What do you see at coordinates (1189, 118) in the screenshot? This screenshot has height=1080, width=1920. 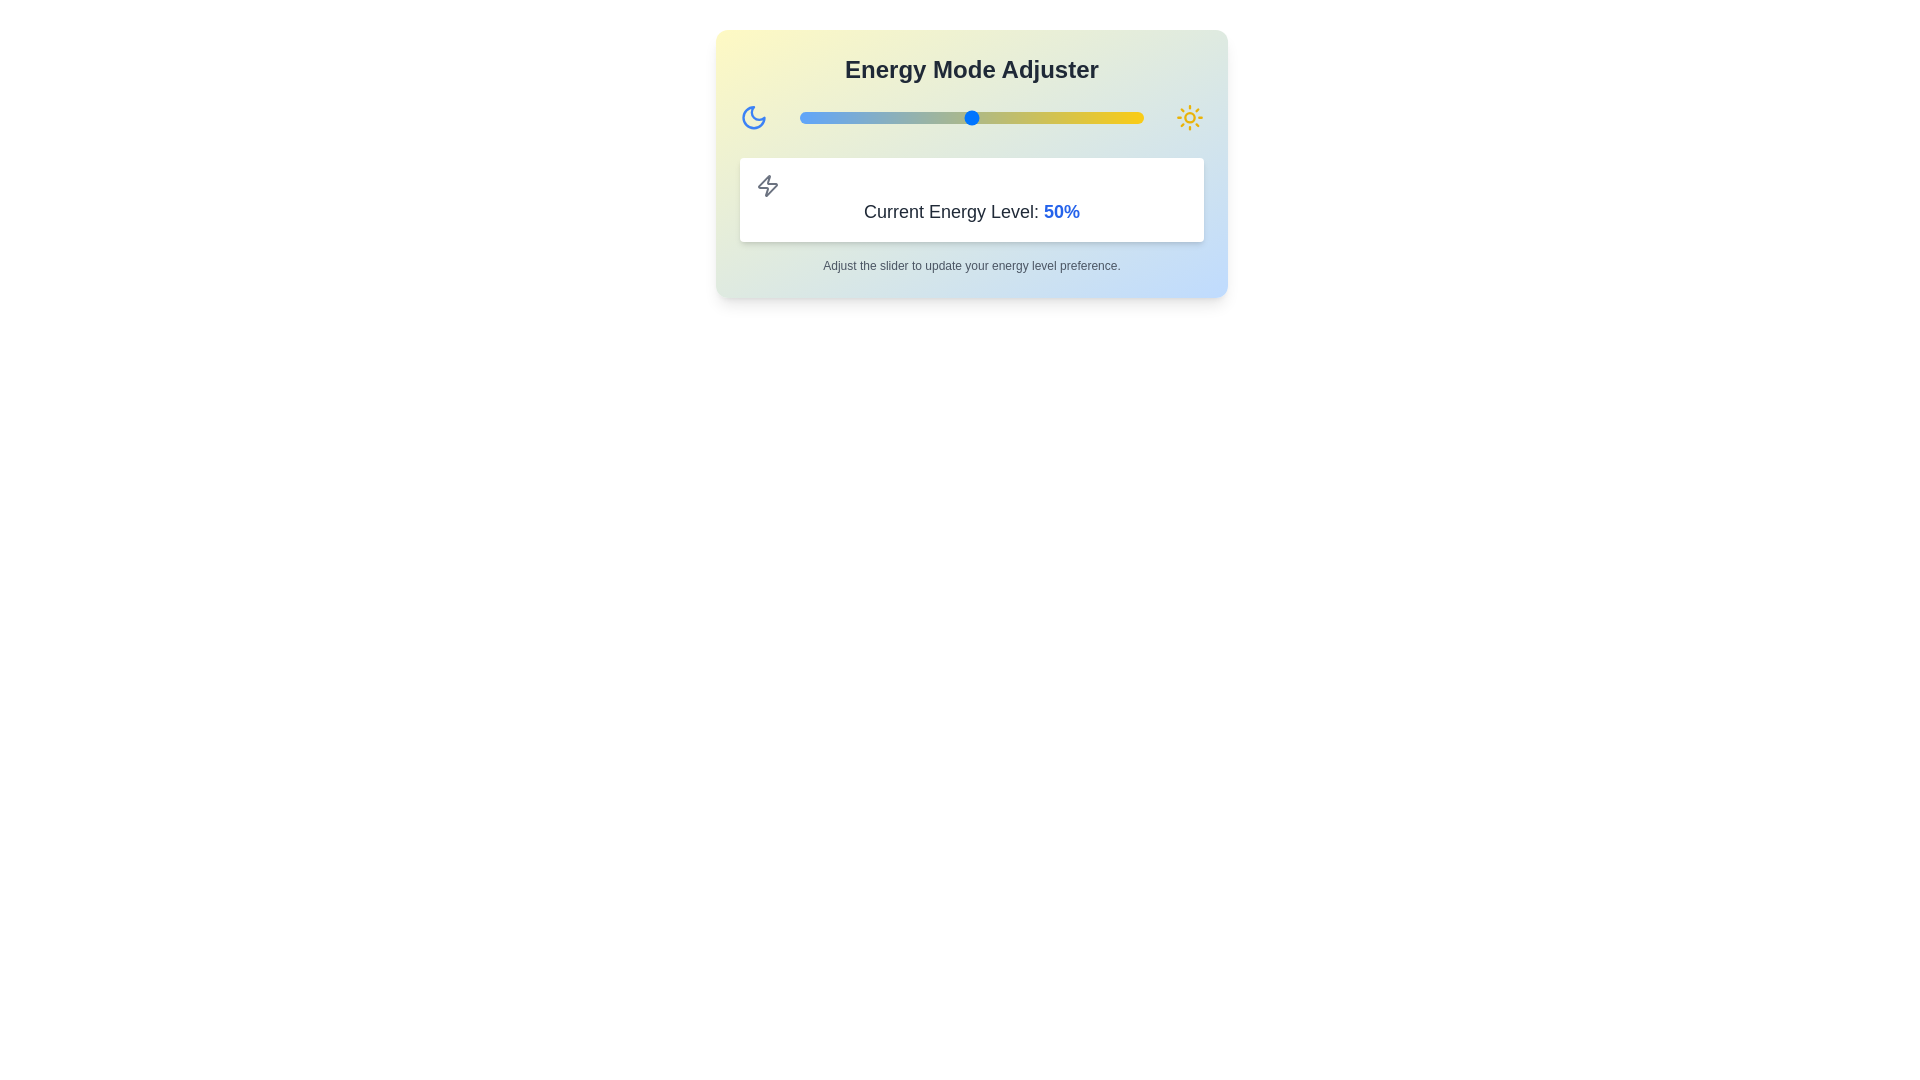 I see `the Sun icon to interact with it` at bounding box center [1189, 118].